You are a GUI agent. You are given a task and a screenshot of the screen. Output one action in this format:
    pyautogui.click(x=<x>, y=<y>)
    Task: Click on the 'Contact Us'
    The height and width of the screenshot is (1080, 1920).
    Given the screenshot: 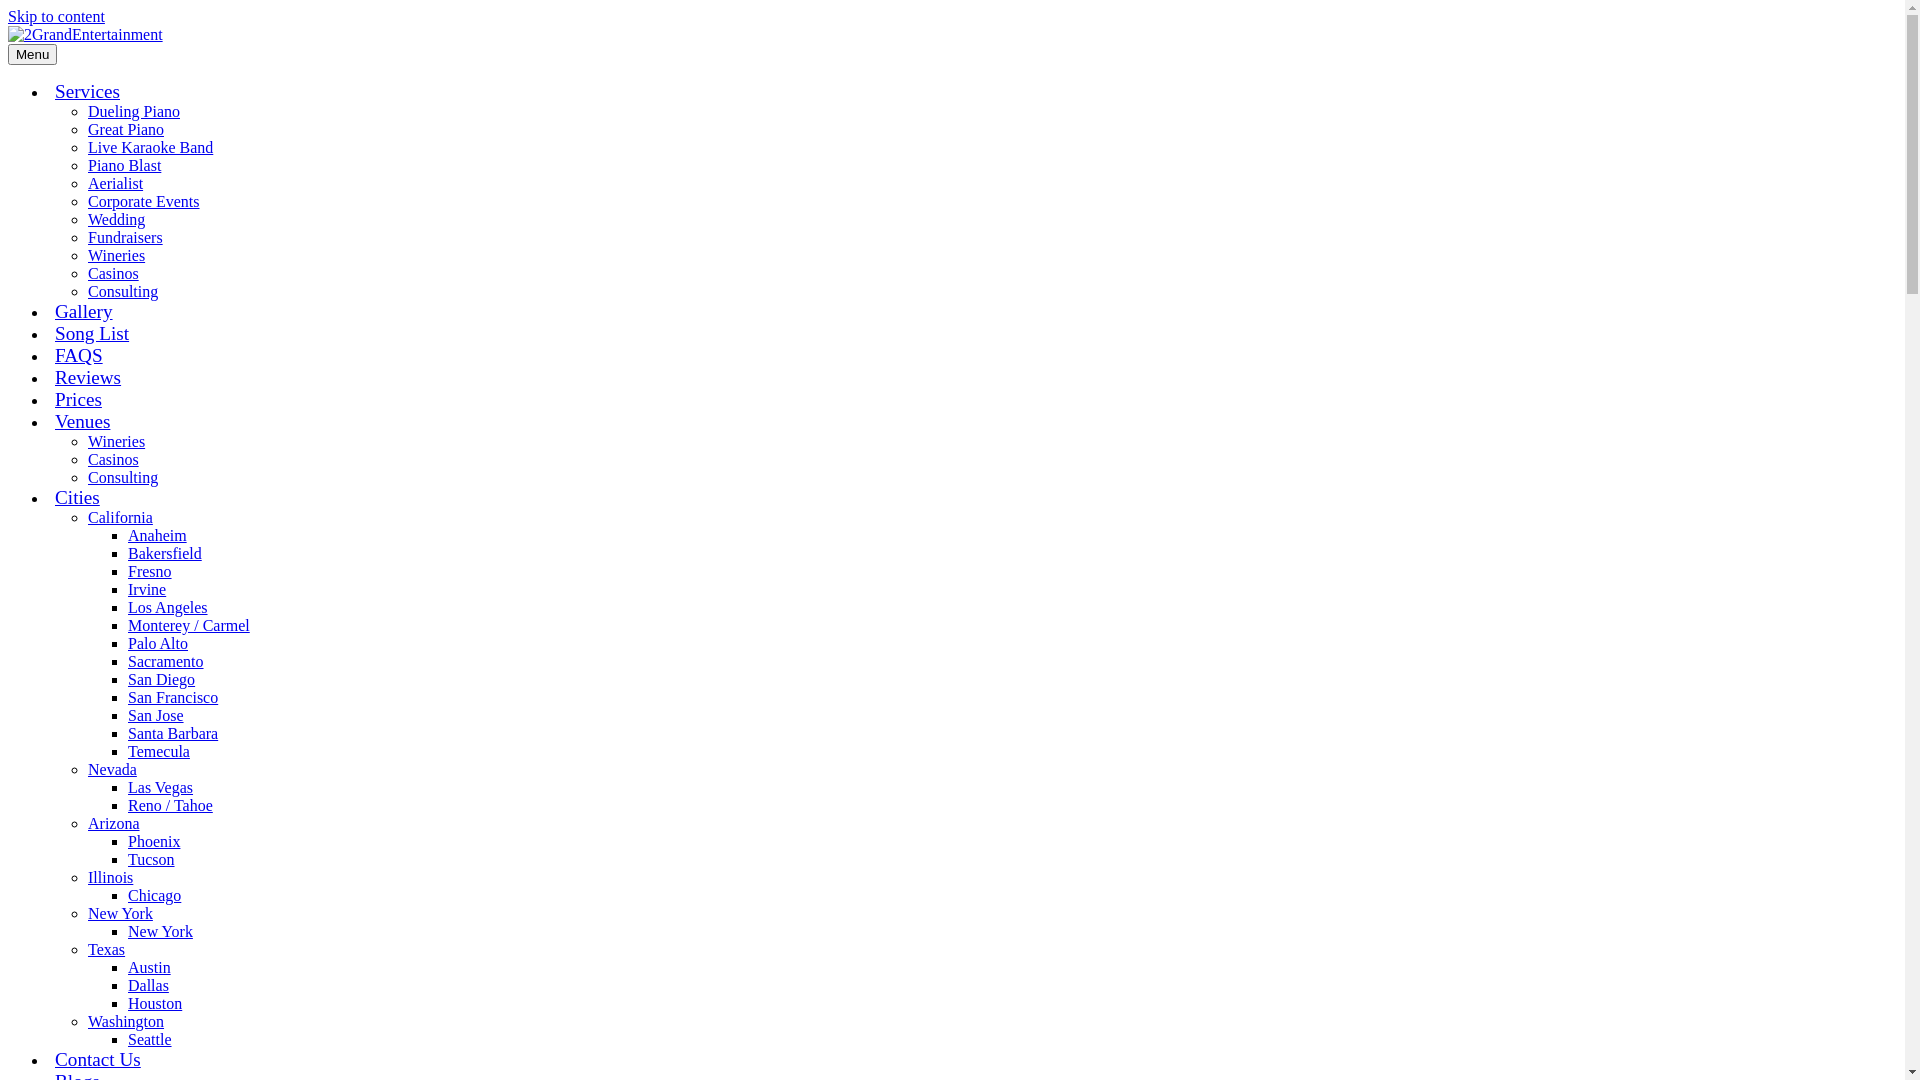 What is the action you would take?
    pyautogui.click(x=96, y=1058)
    